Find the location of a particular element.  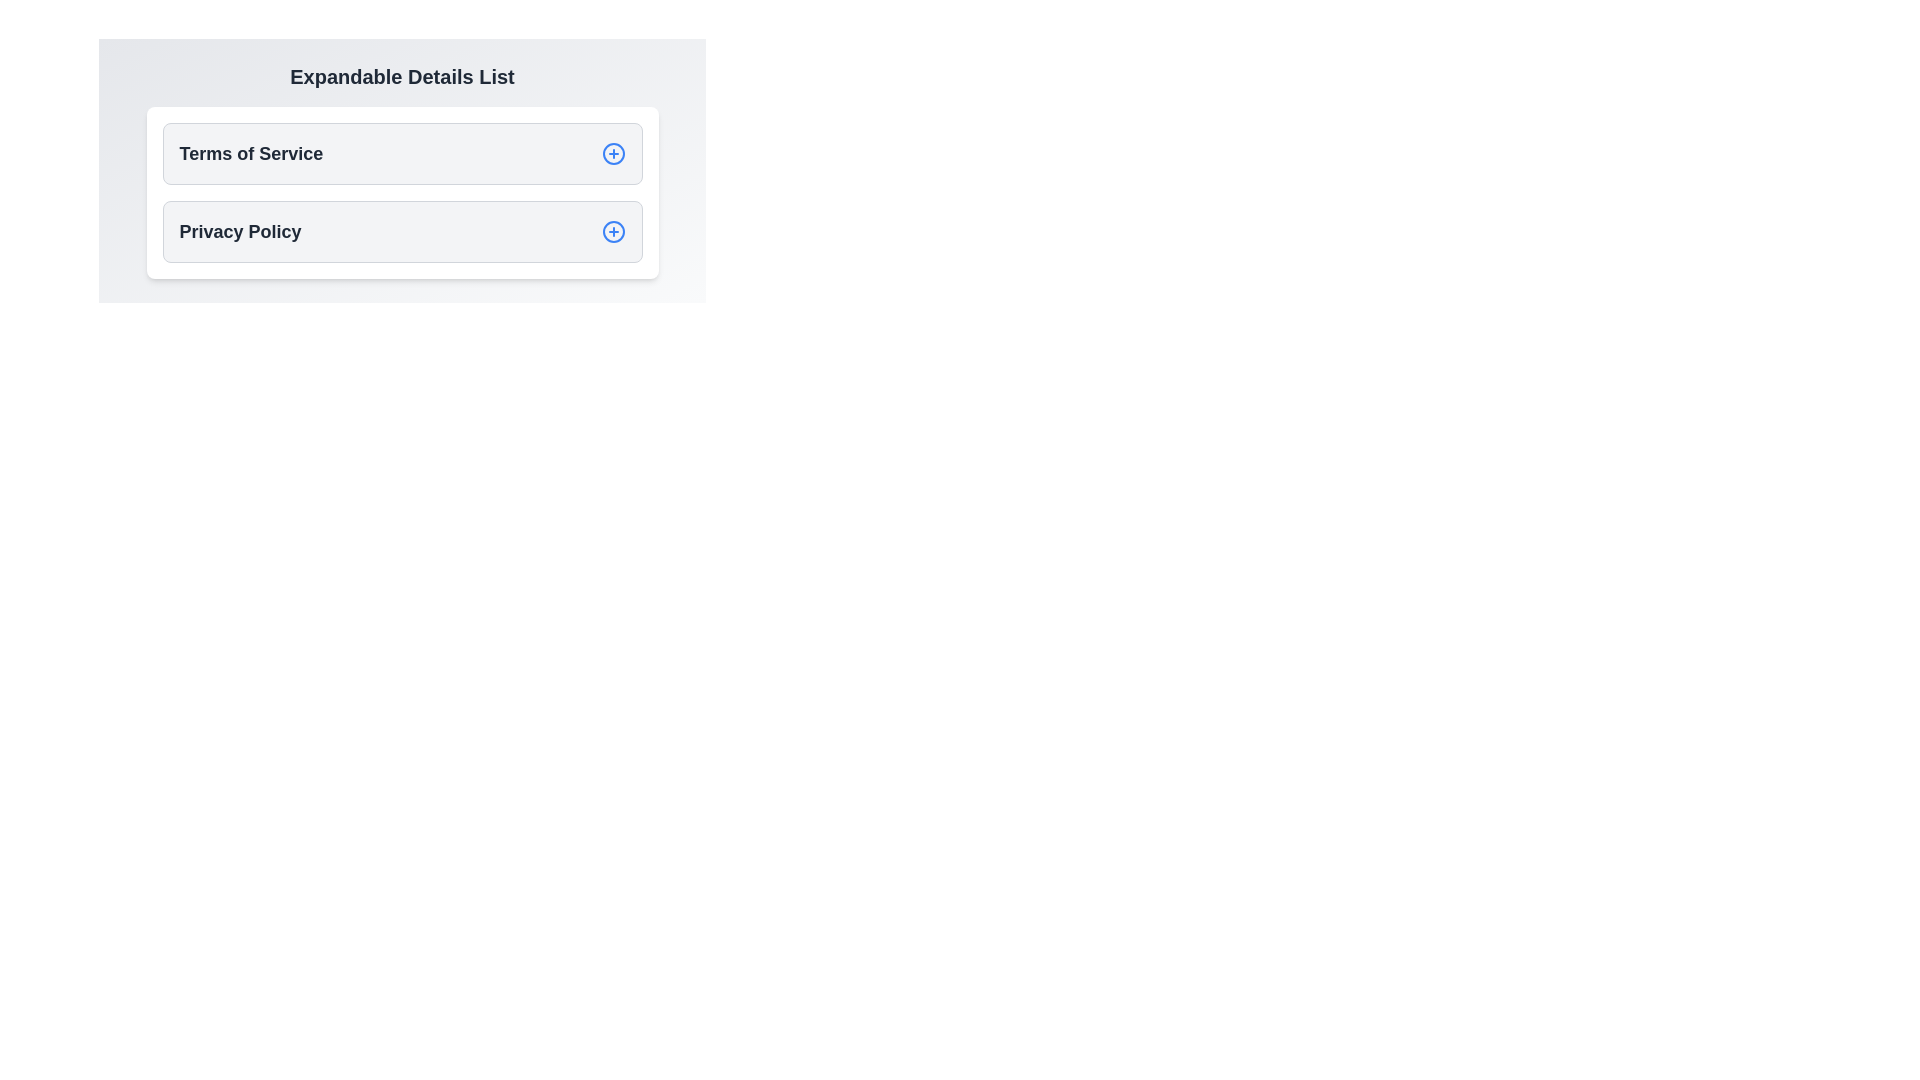

the central circular component of the 'plus circle' icon located to the right of the 'Privacy Policy' label is located at coordinates (612, 230).